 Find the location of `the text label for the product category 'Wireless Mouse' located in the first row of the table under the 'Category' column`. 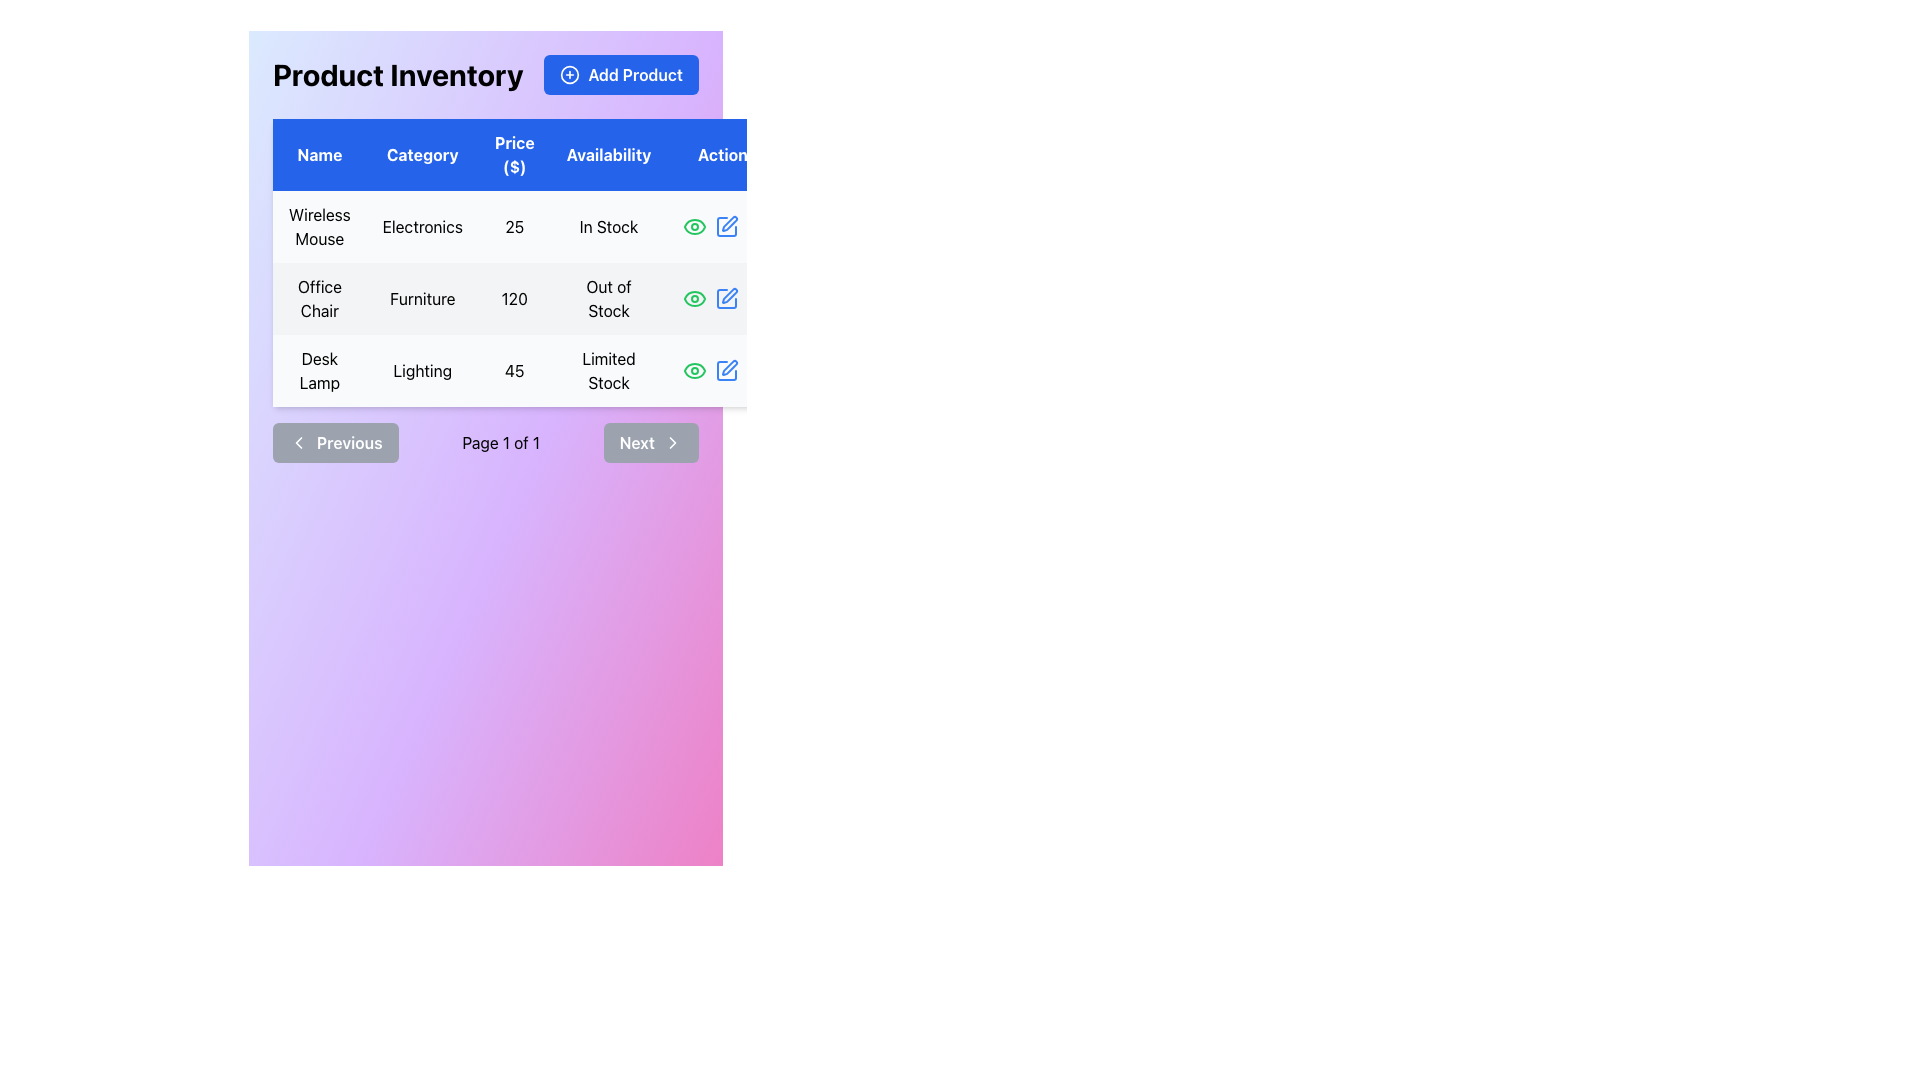

the text label for the product category 'Wireless Mouse' located in the first row of the table under the 'Category' column is located at coordinates (421, 226).